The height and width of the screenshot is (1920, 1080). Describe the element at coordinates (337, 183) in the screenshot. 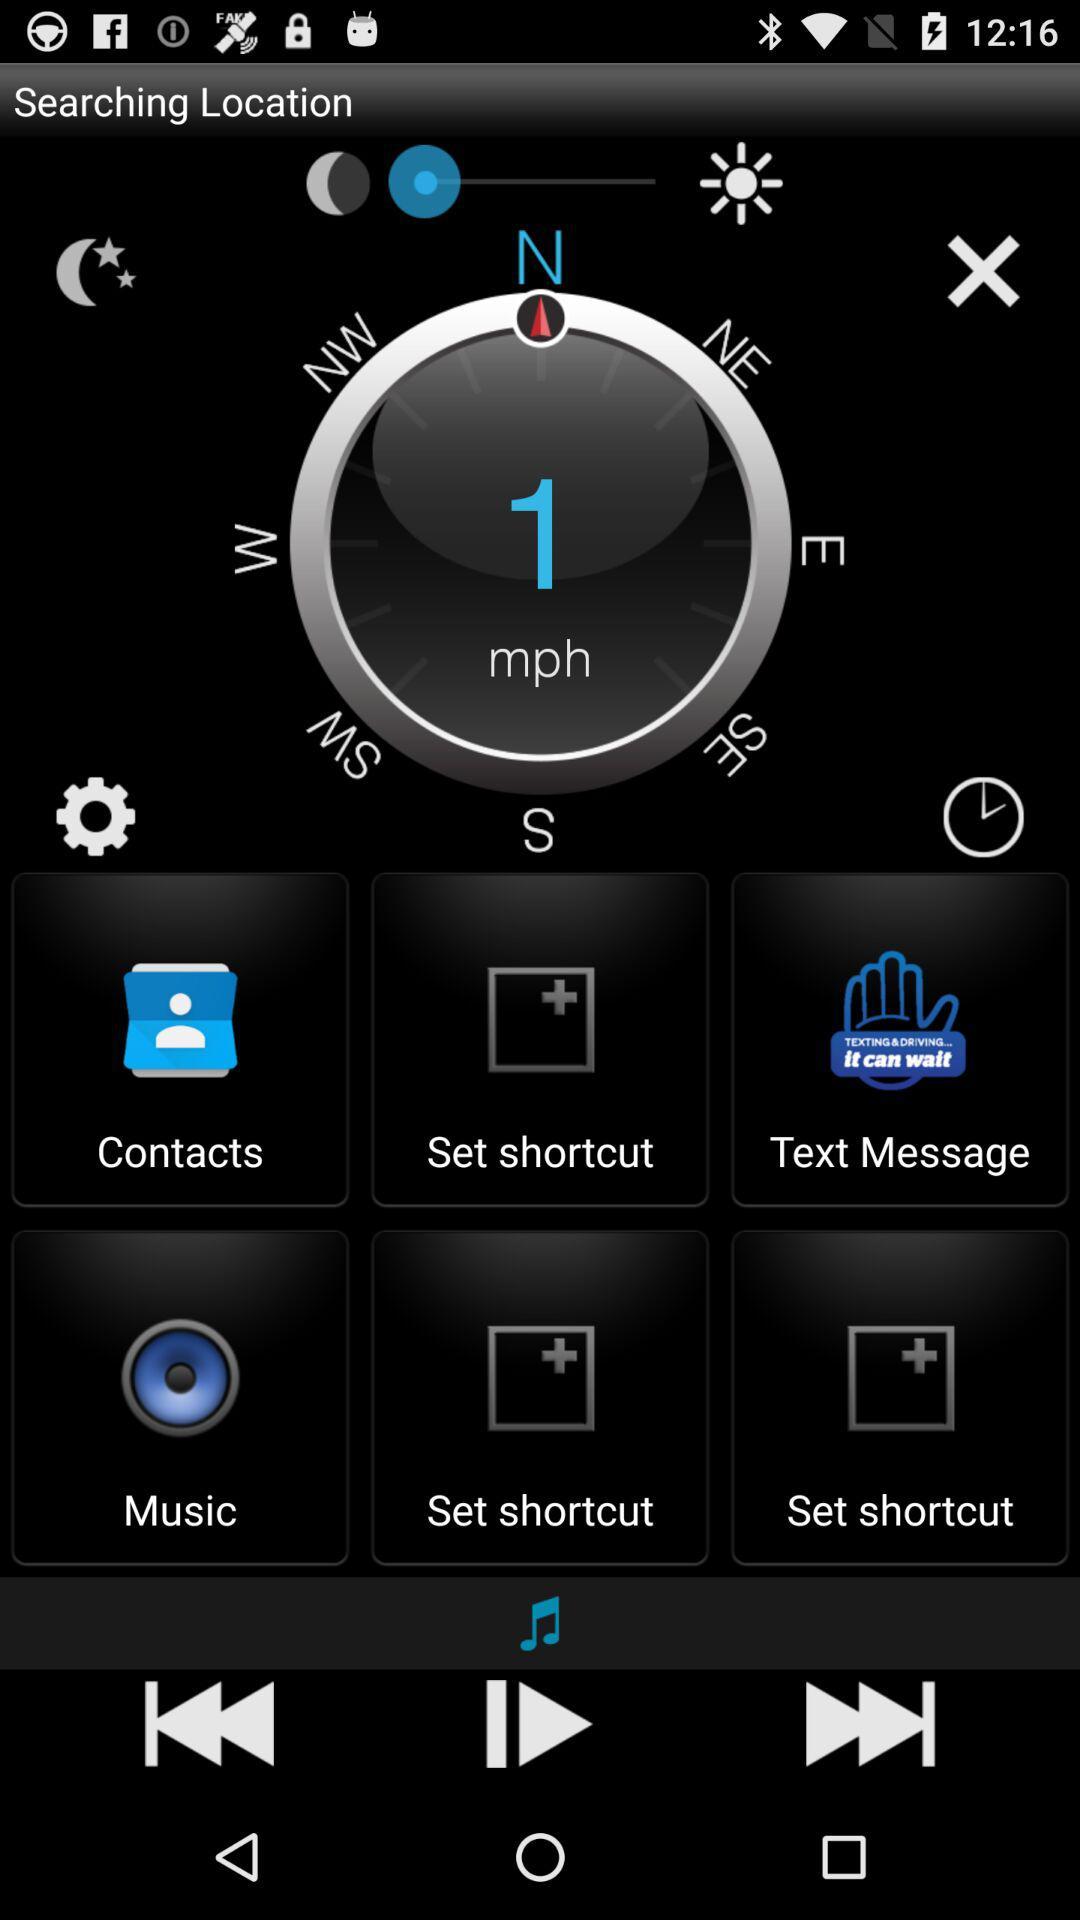

I see `the app above the 1 icon` at that location.